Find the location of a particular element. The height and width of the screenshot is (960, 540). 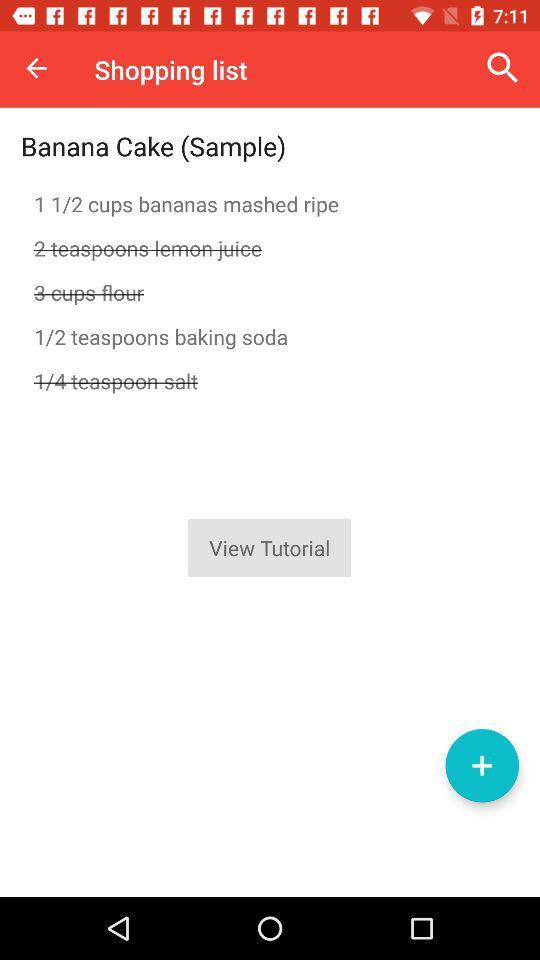

the item at the bottom right corner is located at coordinates (481, 764).